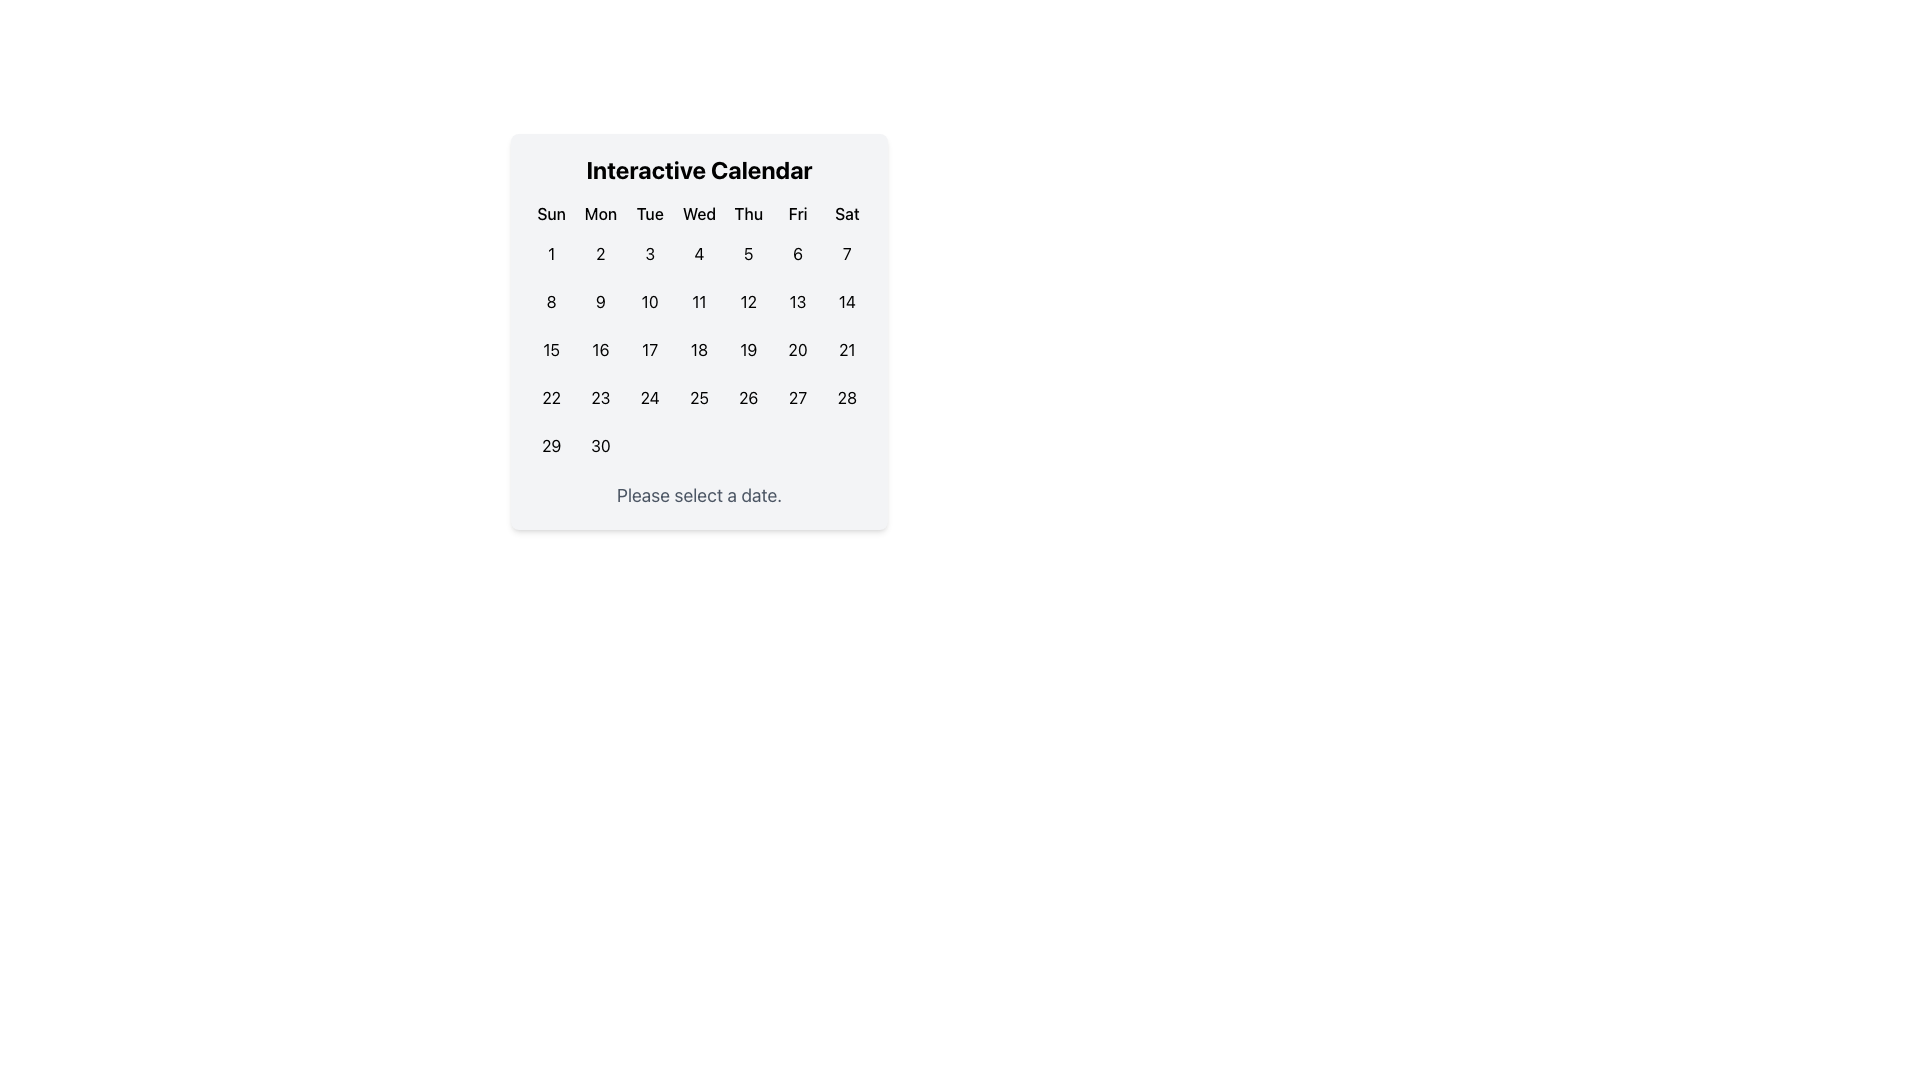  Describe the element at coordinates (699, 253) in the screenshot. I see `the day box displaying the number '4' in the calendar component, which is located in the first row and fourth column of the grid` at that location.